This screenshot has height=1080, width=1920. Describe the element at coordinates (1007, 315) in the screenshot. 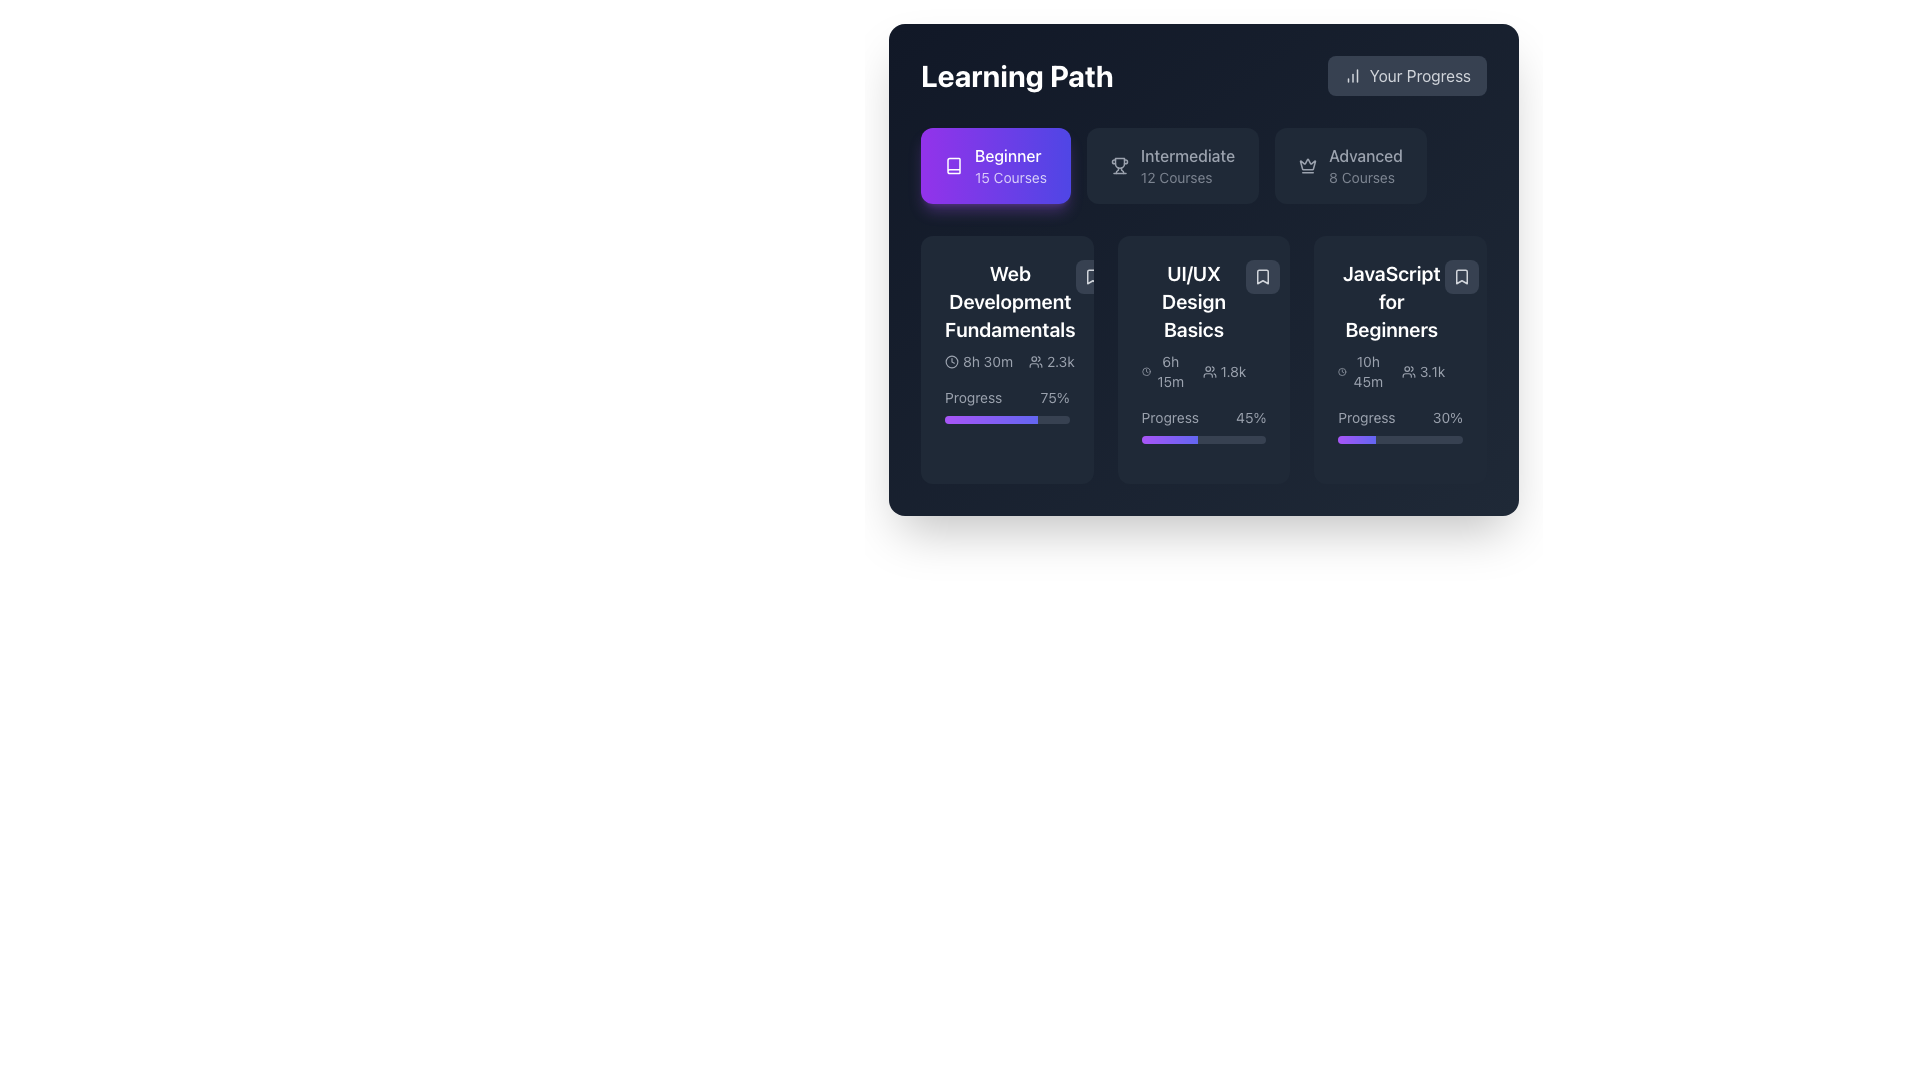

I see `the Informational card displaying the course details for 'Web Development Fundamentals', which is the first course item in the 'Beginner' courses section` at that location.